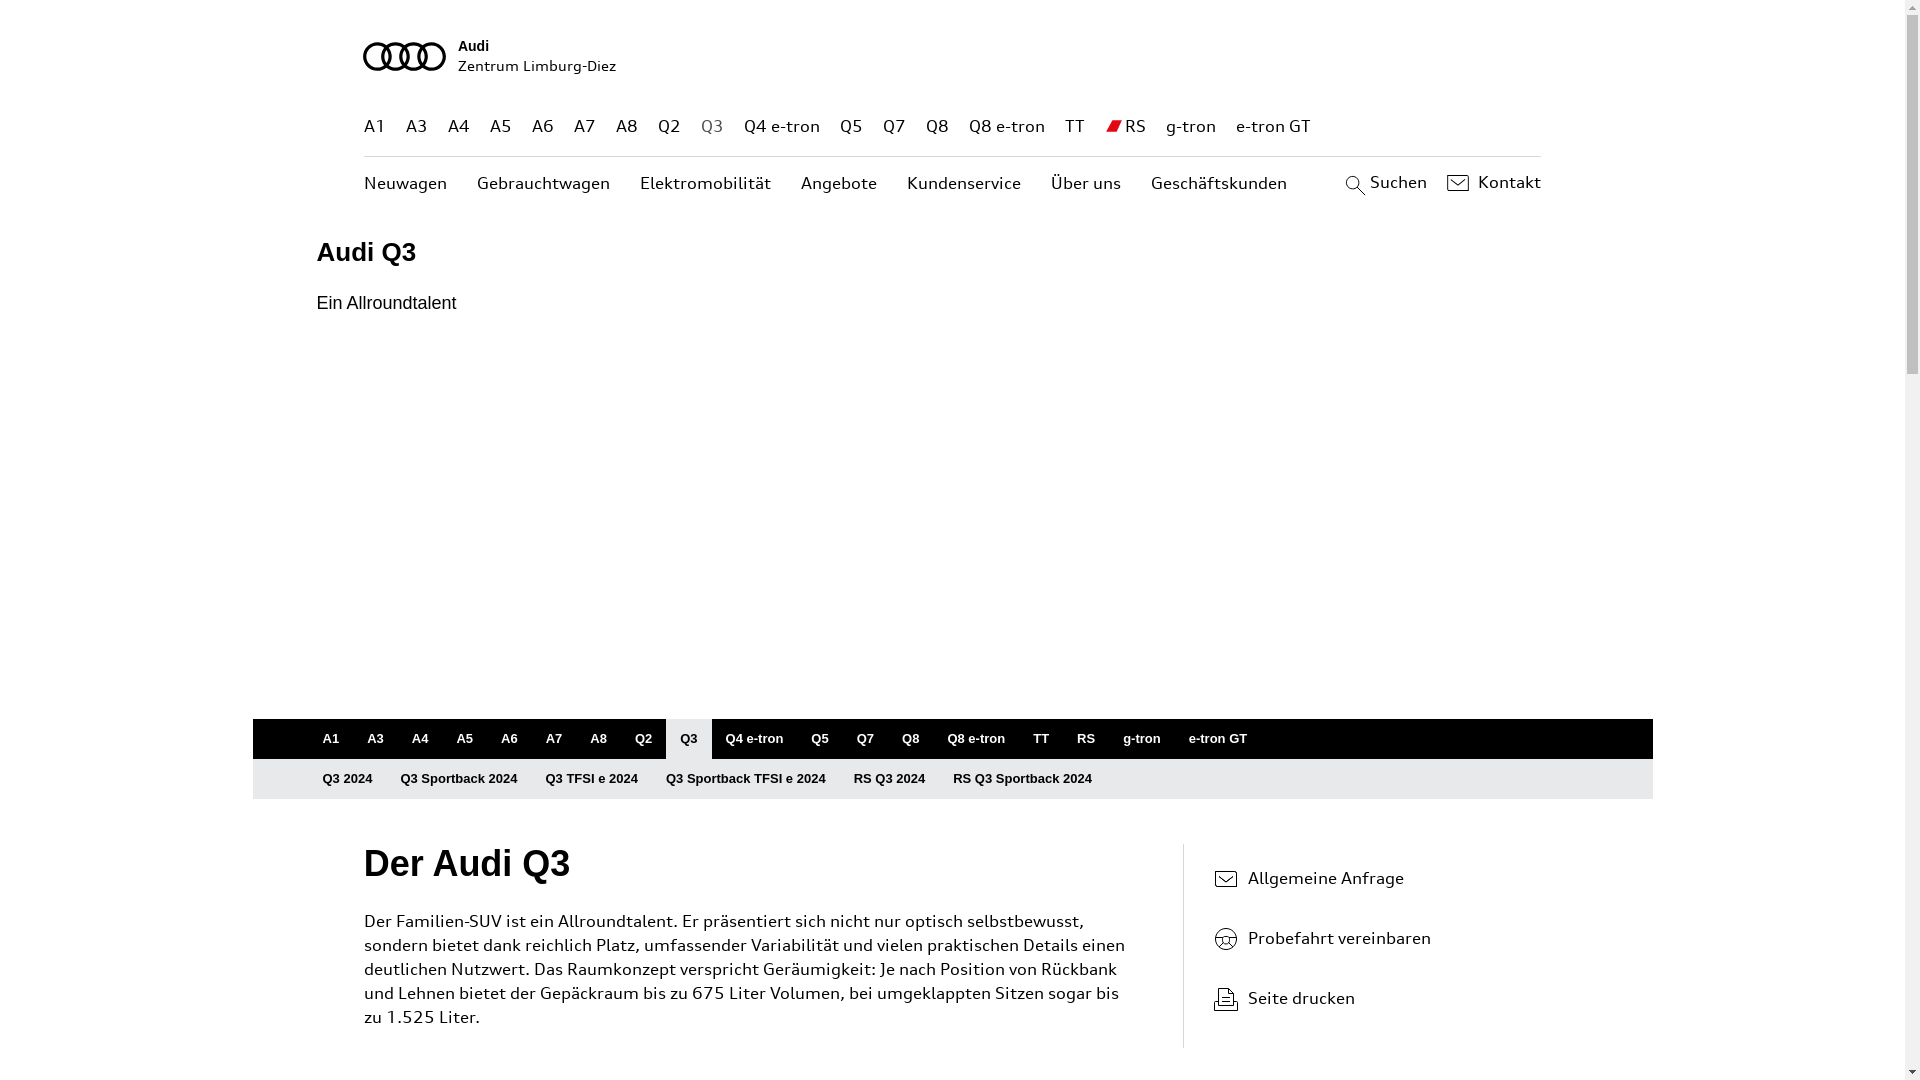 The image size is (1920, 1080). What do you see at coordinates (1022, 778) in the screenshot?
I see `'RS Q3 Sportback 2024'` at bounding box center [1022, 778].